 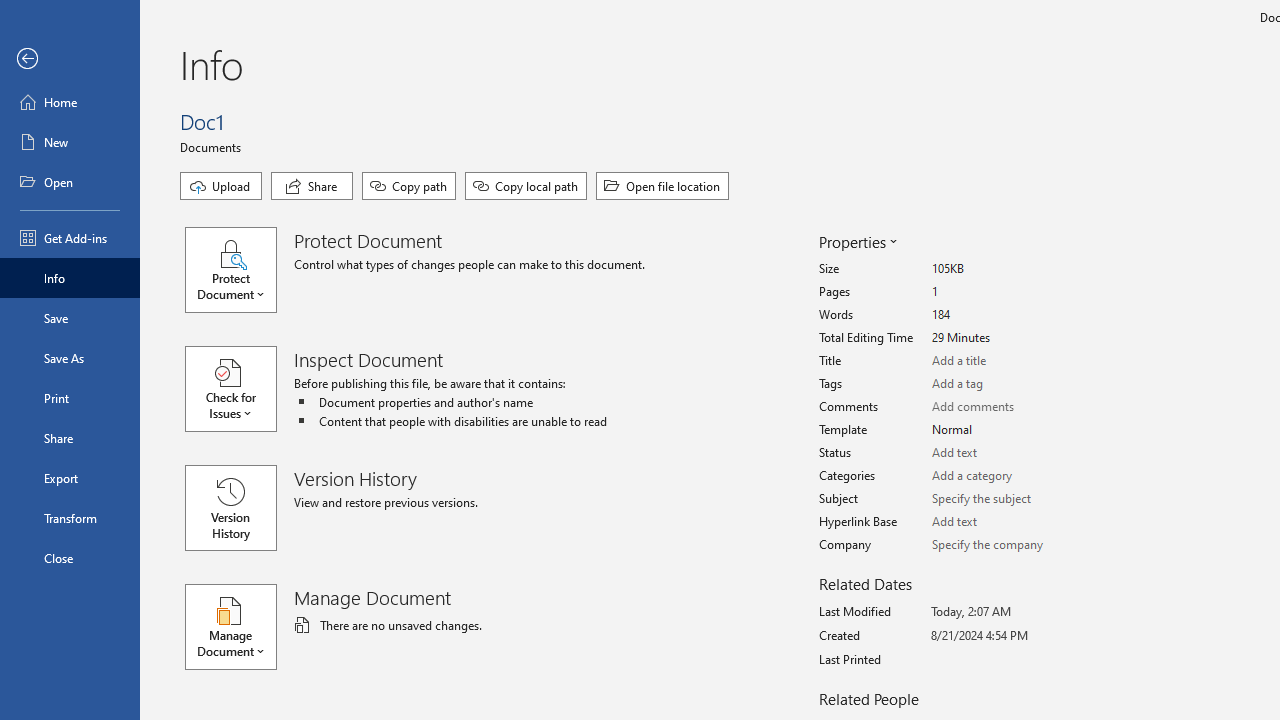 What do you see at coordinates (69, 277) in the screenshot?
I see `'Info'` at bounding box center [69, 277].